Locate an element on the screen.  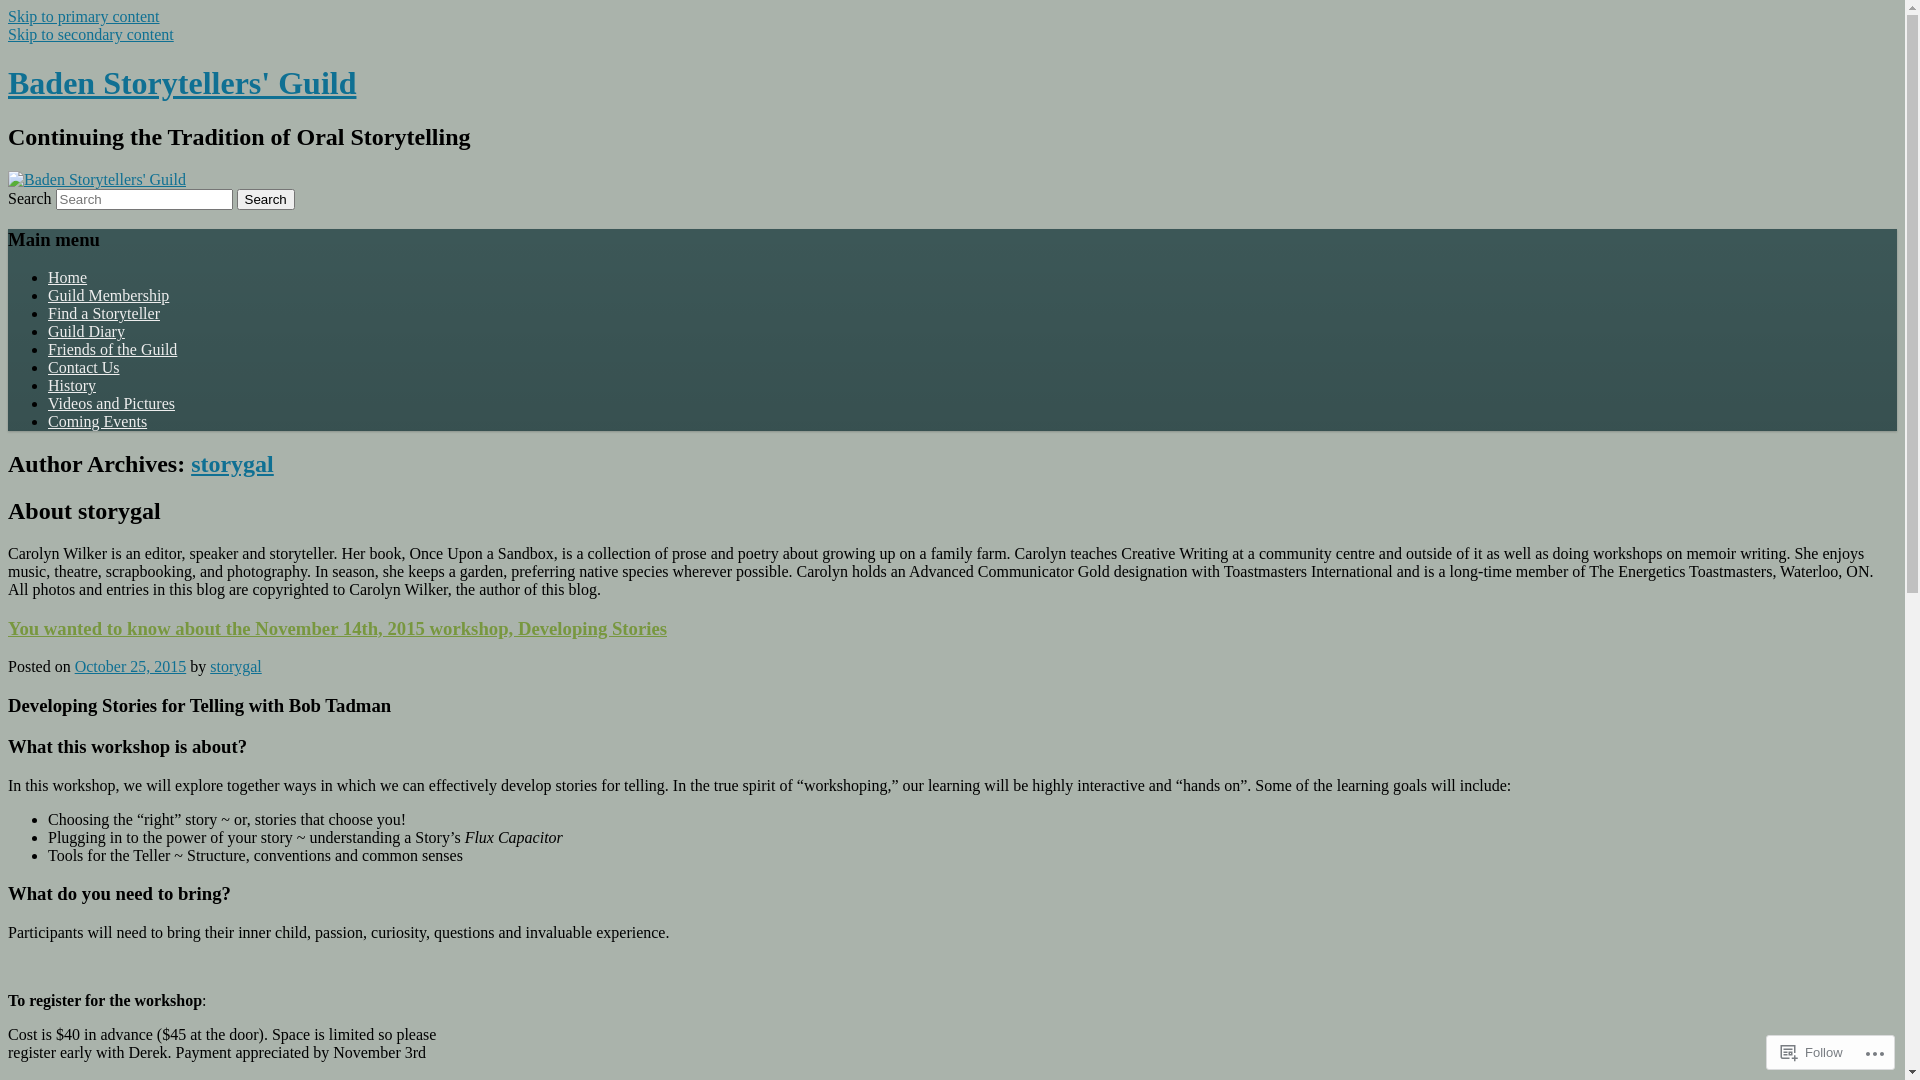
'History' is located at coordinates (72, 385).